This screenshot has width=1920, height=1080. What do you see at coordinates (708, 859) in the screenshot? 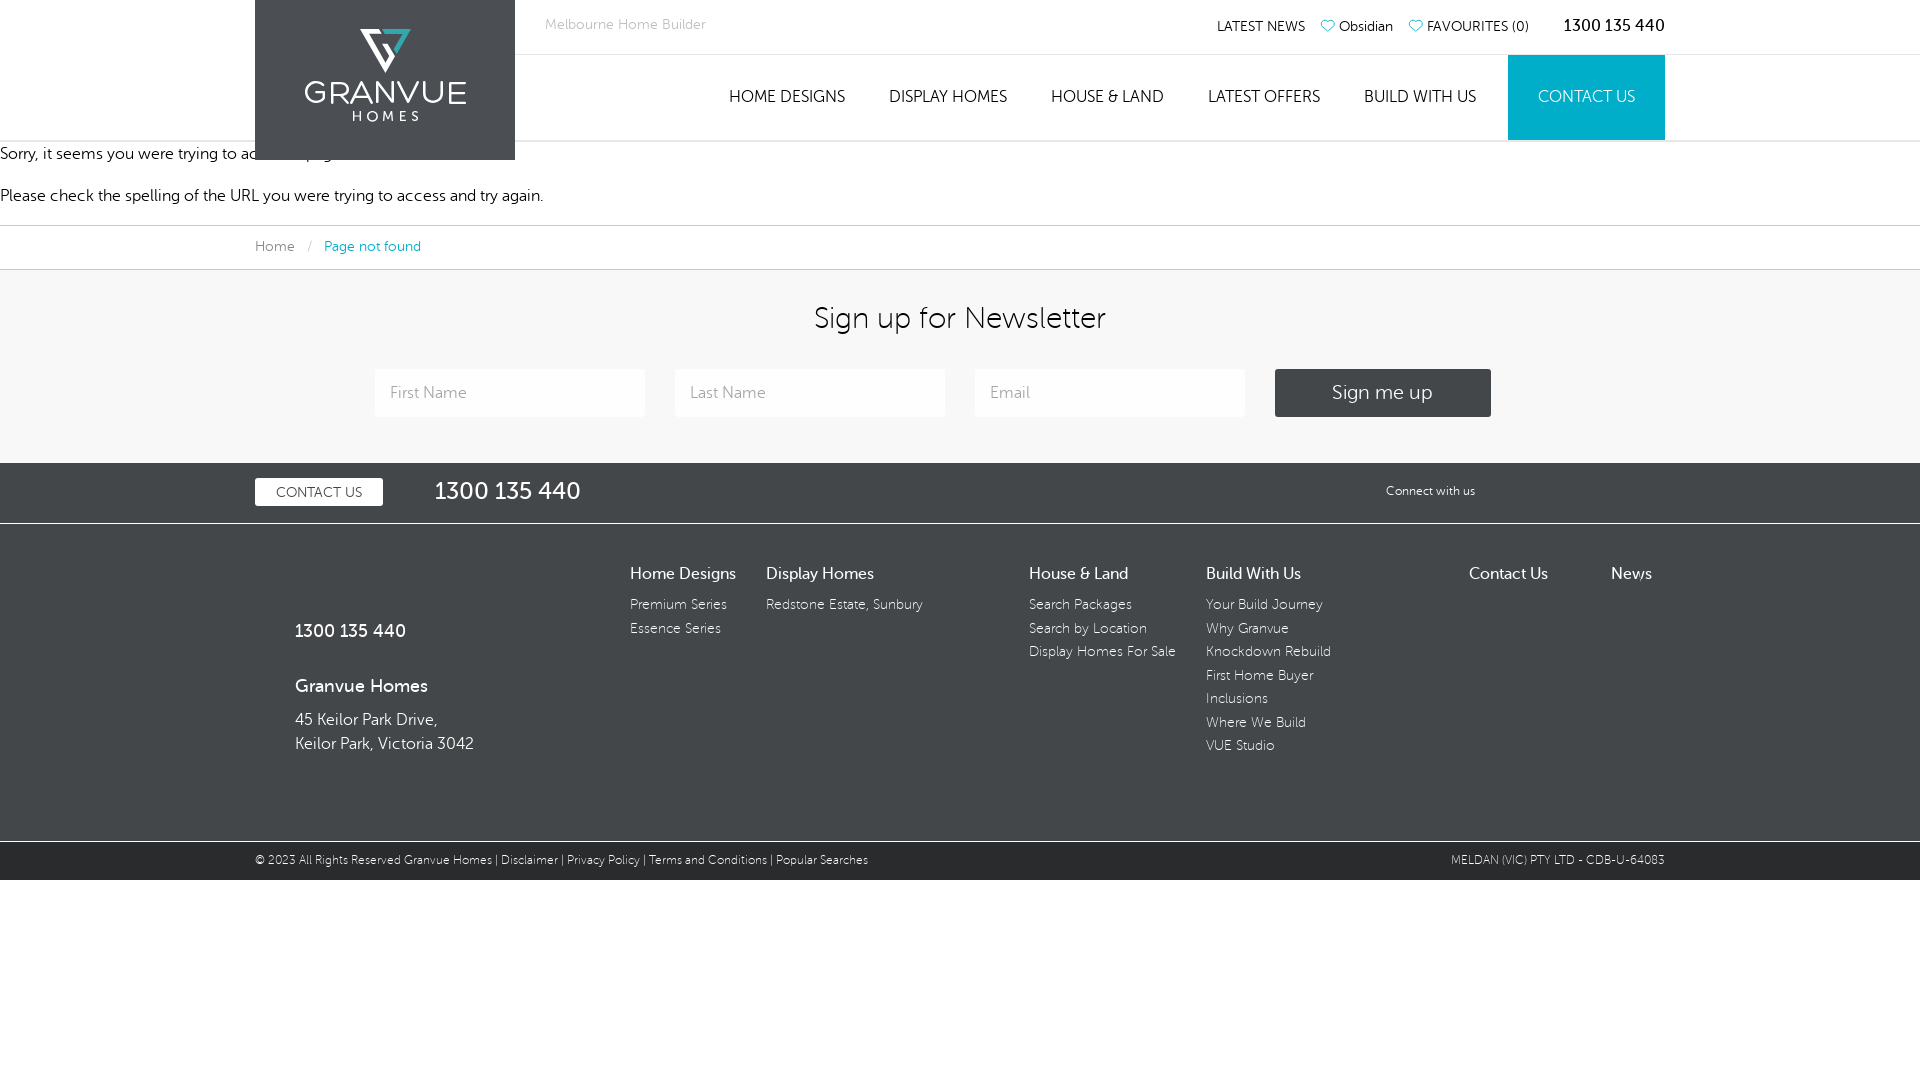
I see `'Terms and Conditions'` at bounding box center [708, 859].